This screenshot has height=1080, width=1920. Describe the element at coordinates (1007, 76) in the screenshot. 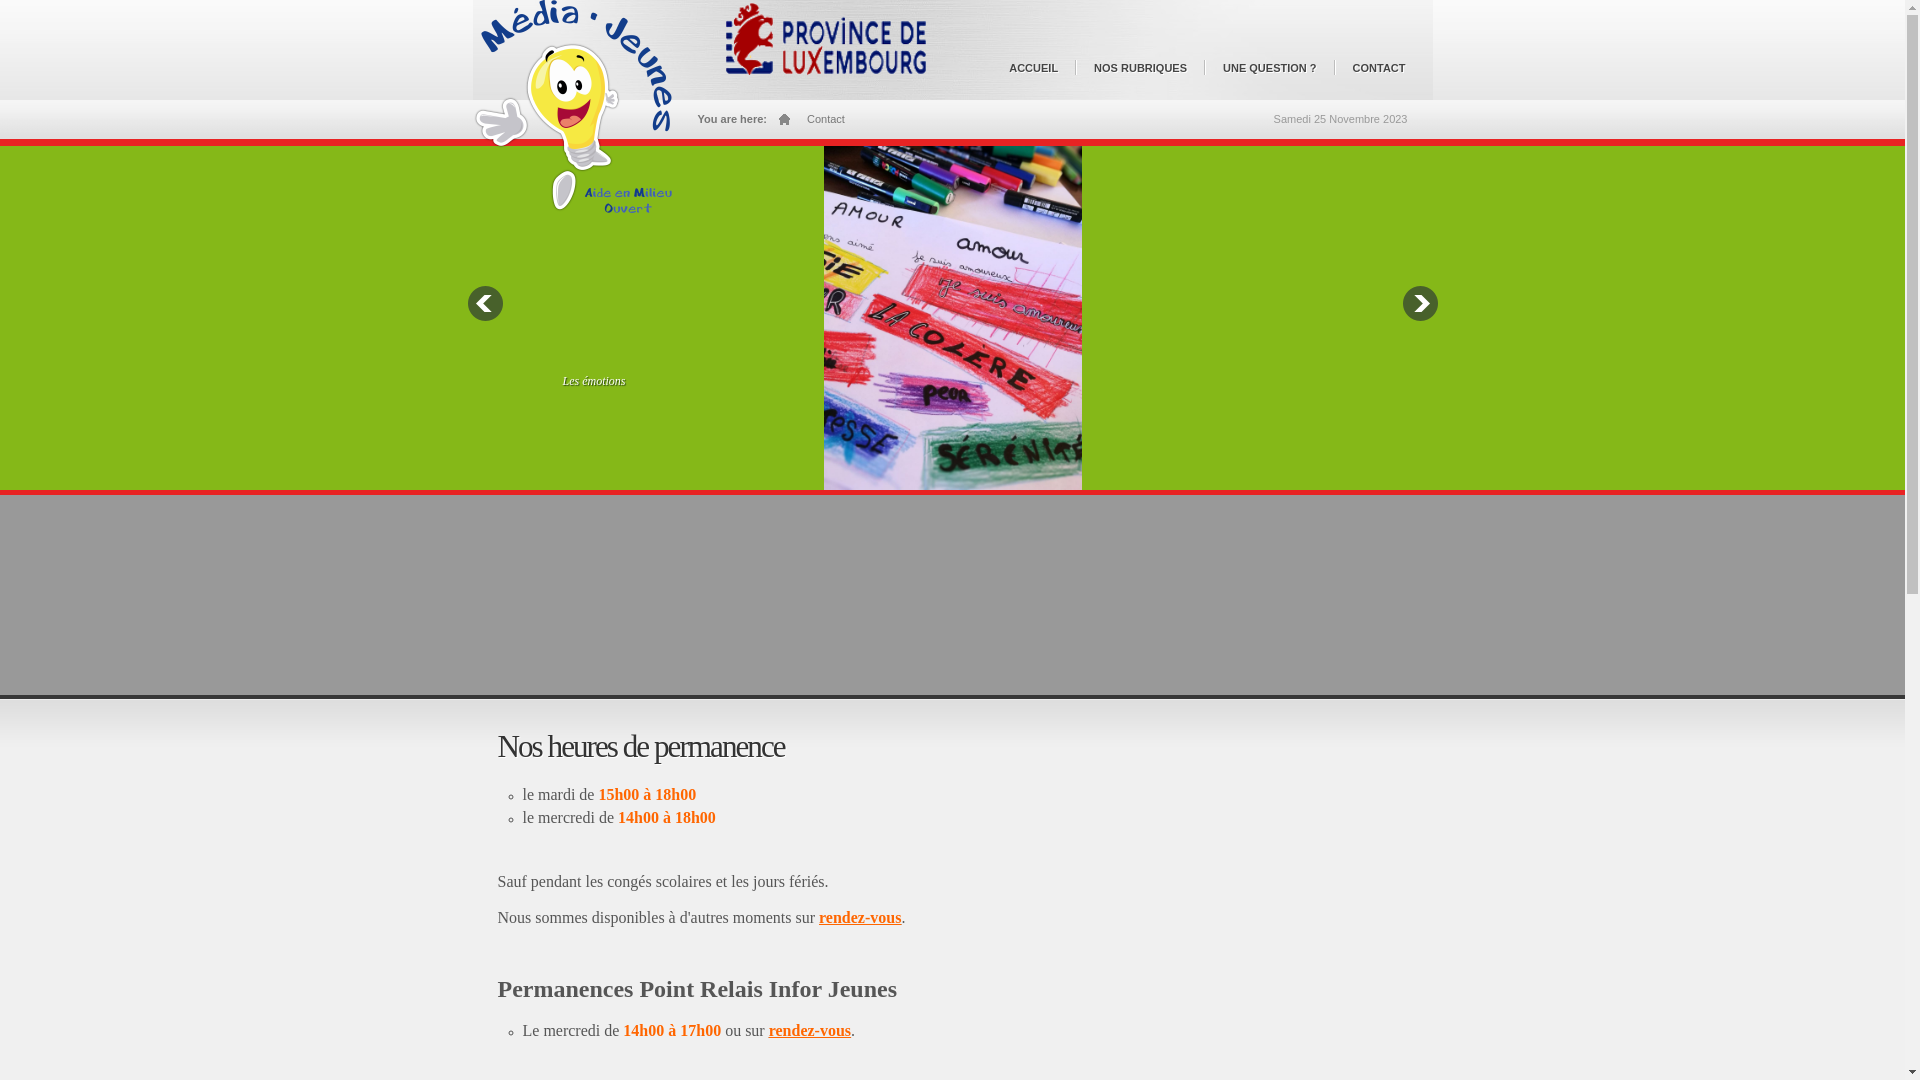

I see `'ACCUEIL'` at that location.